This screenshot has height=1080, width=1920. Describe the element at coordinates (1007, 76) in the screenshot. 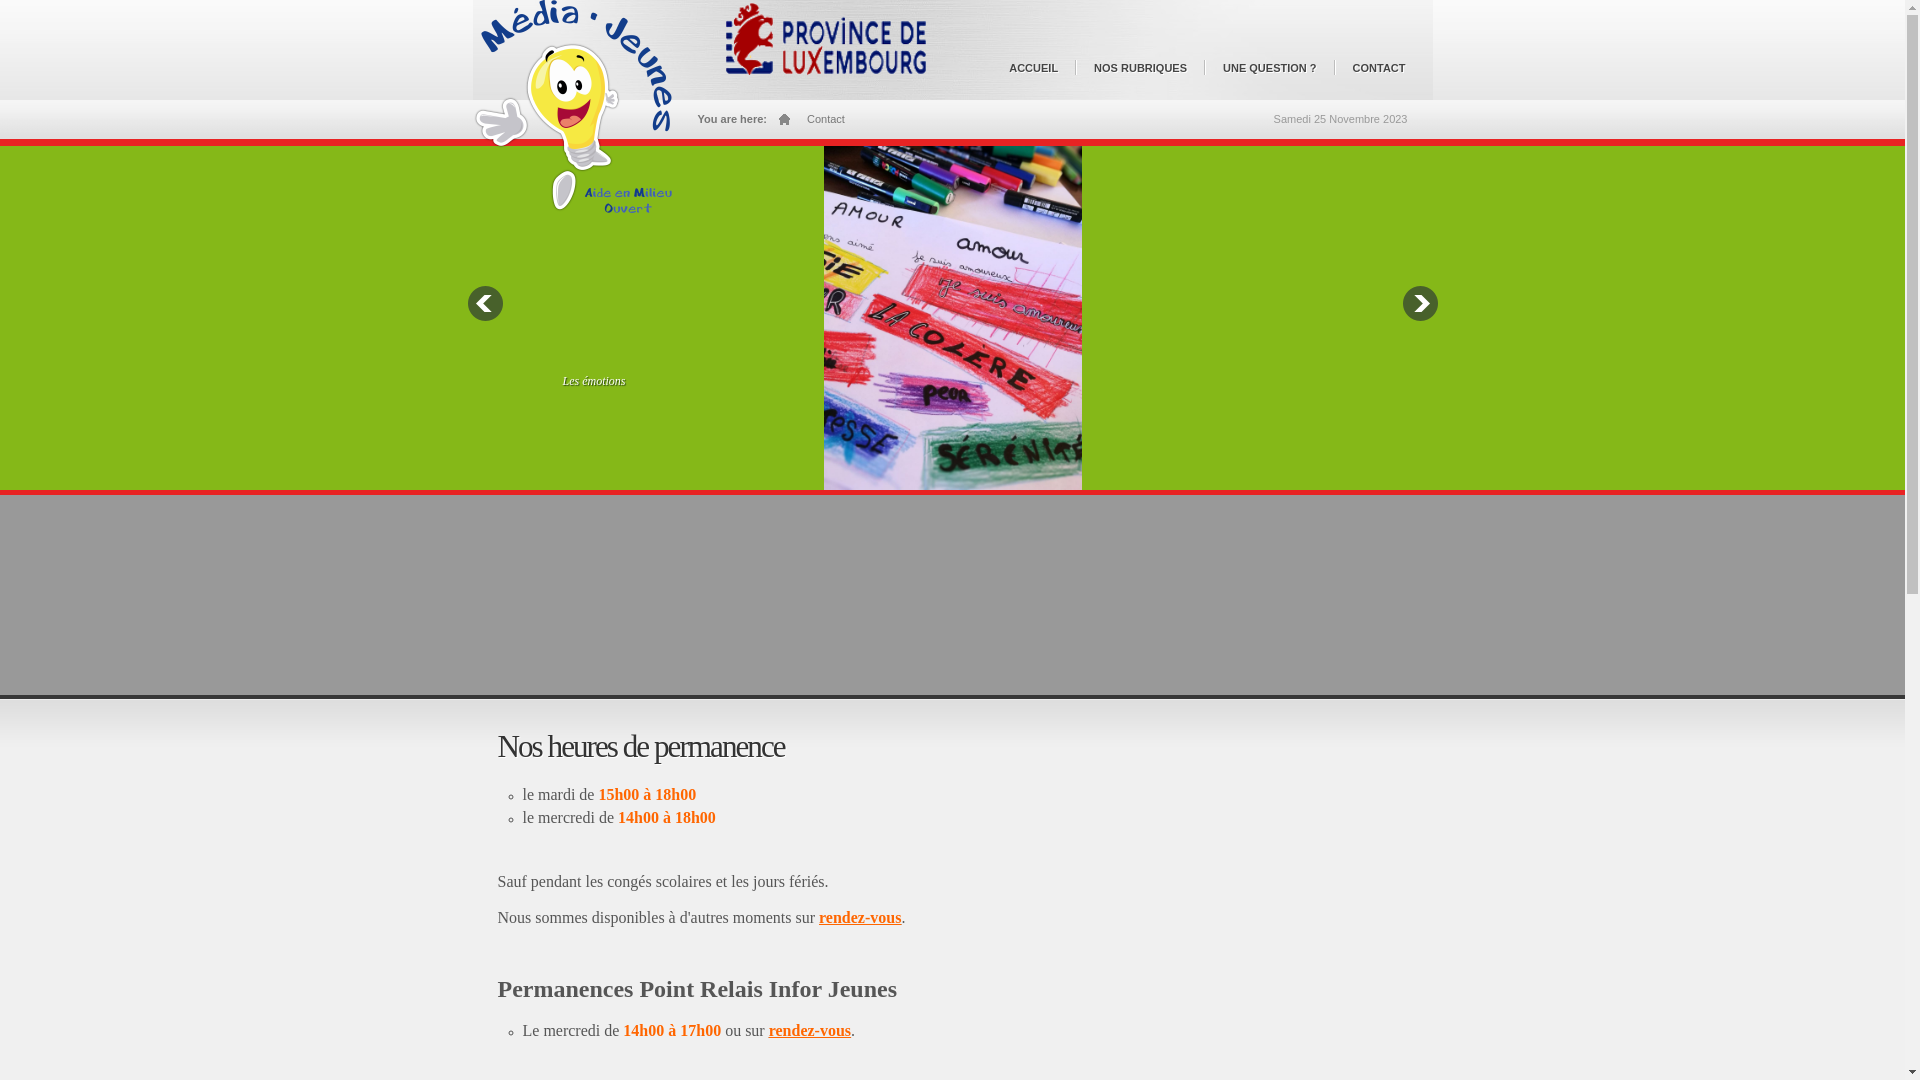

I see `'ACCUEIL'` at that location.